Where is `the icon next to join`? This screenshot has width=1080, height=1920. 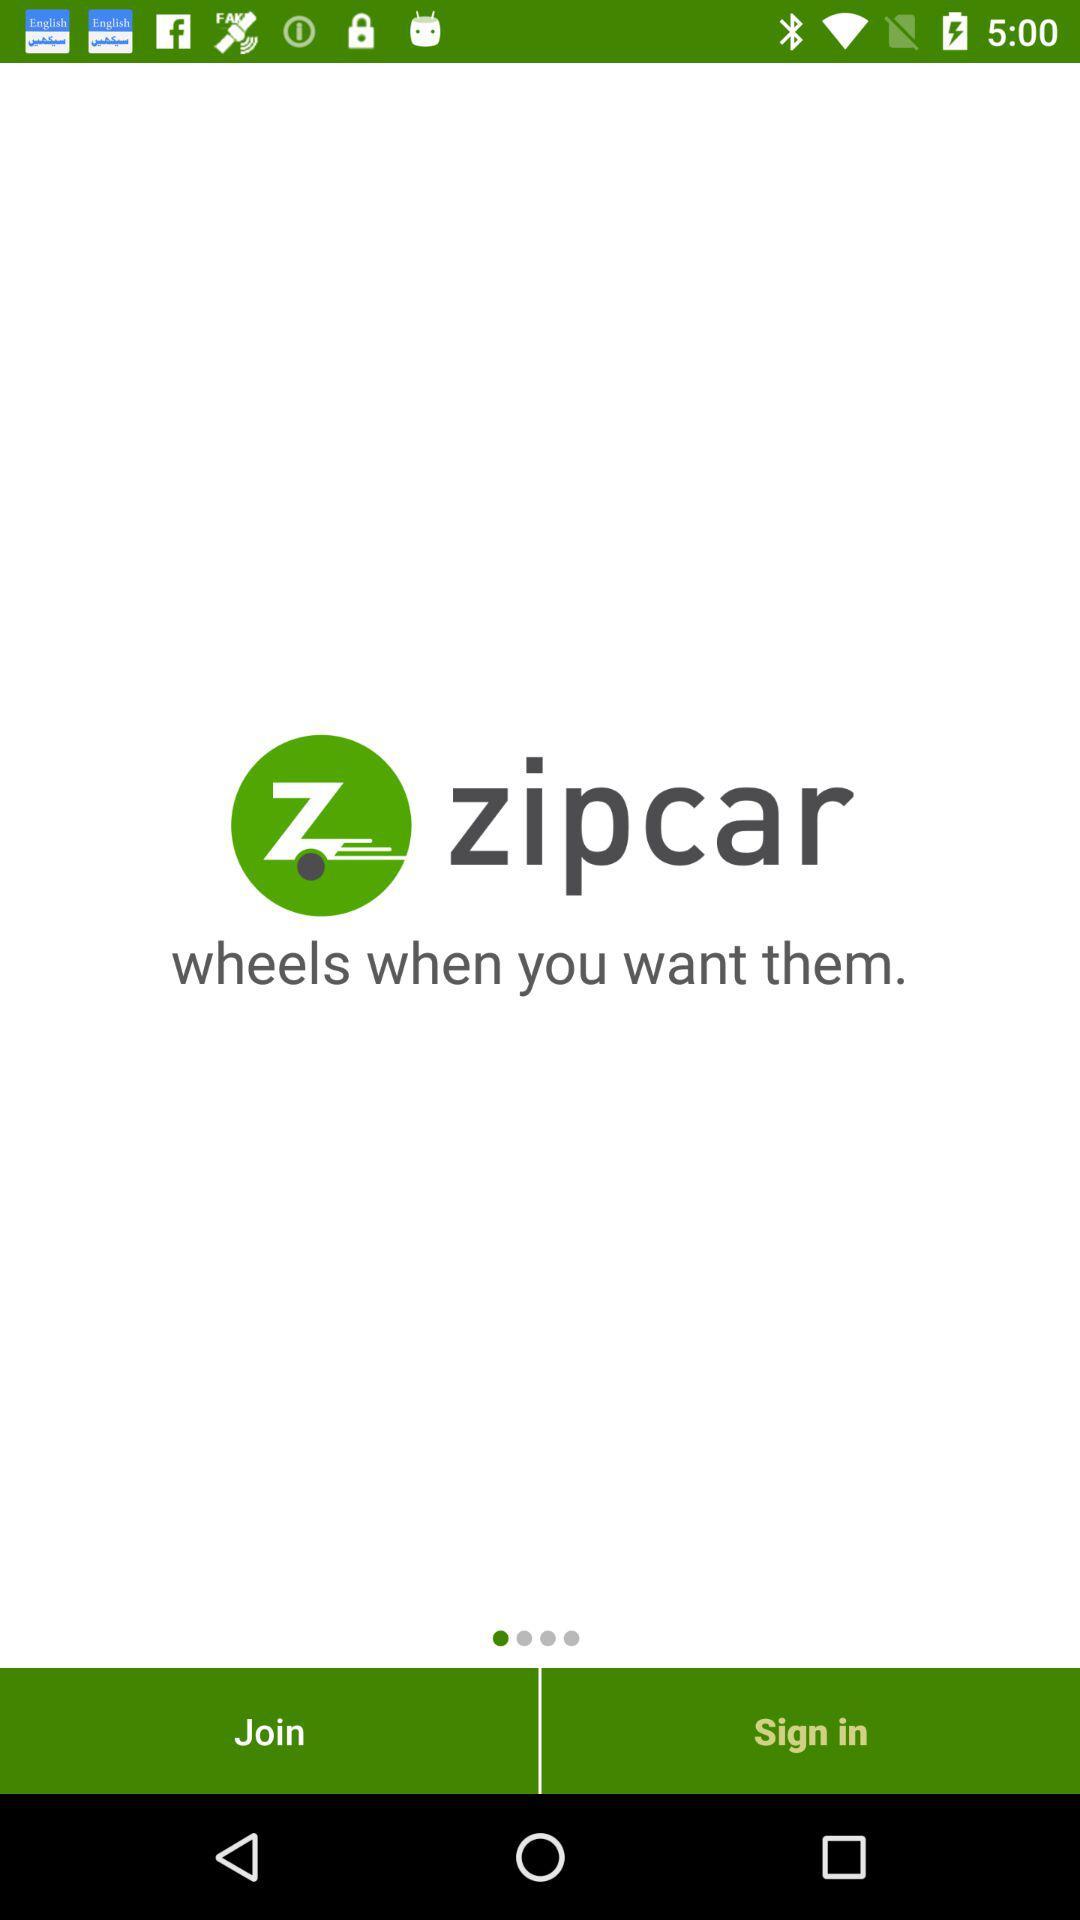
the icon next to join is located at coordinates (810, 1730).